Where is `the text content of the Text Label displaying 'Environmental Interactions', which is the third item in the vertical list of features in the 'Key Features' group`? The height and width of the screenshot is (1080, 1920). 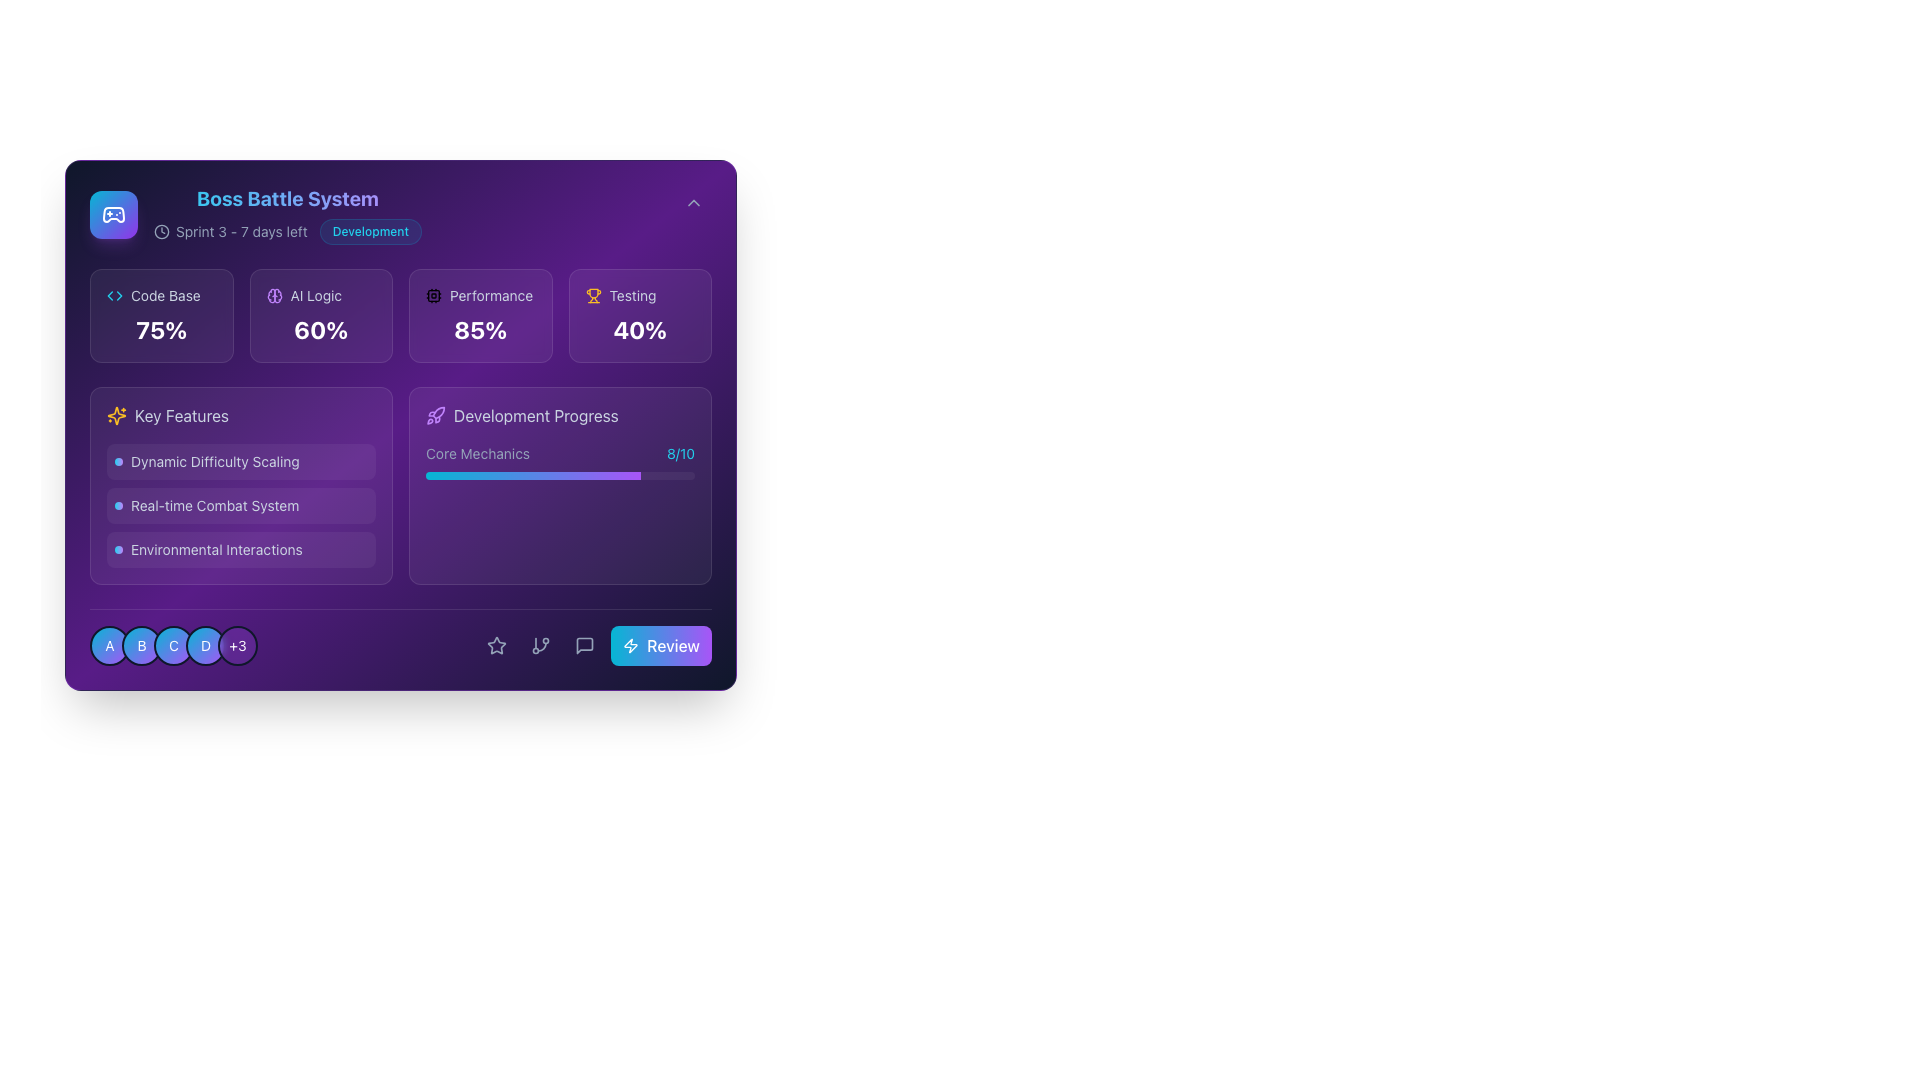
the text content of the Text Label displaying 'Environmental Interactions', which is the third item in the vertical list of features in the 'Key Features' group is located at coordinates (216, 550).